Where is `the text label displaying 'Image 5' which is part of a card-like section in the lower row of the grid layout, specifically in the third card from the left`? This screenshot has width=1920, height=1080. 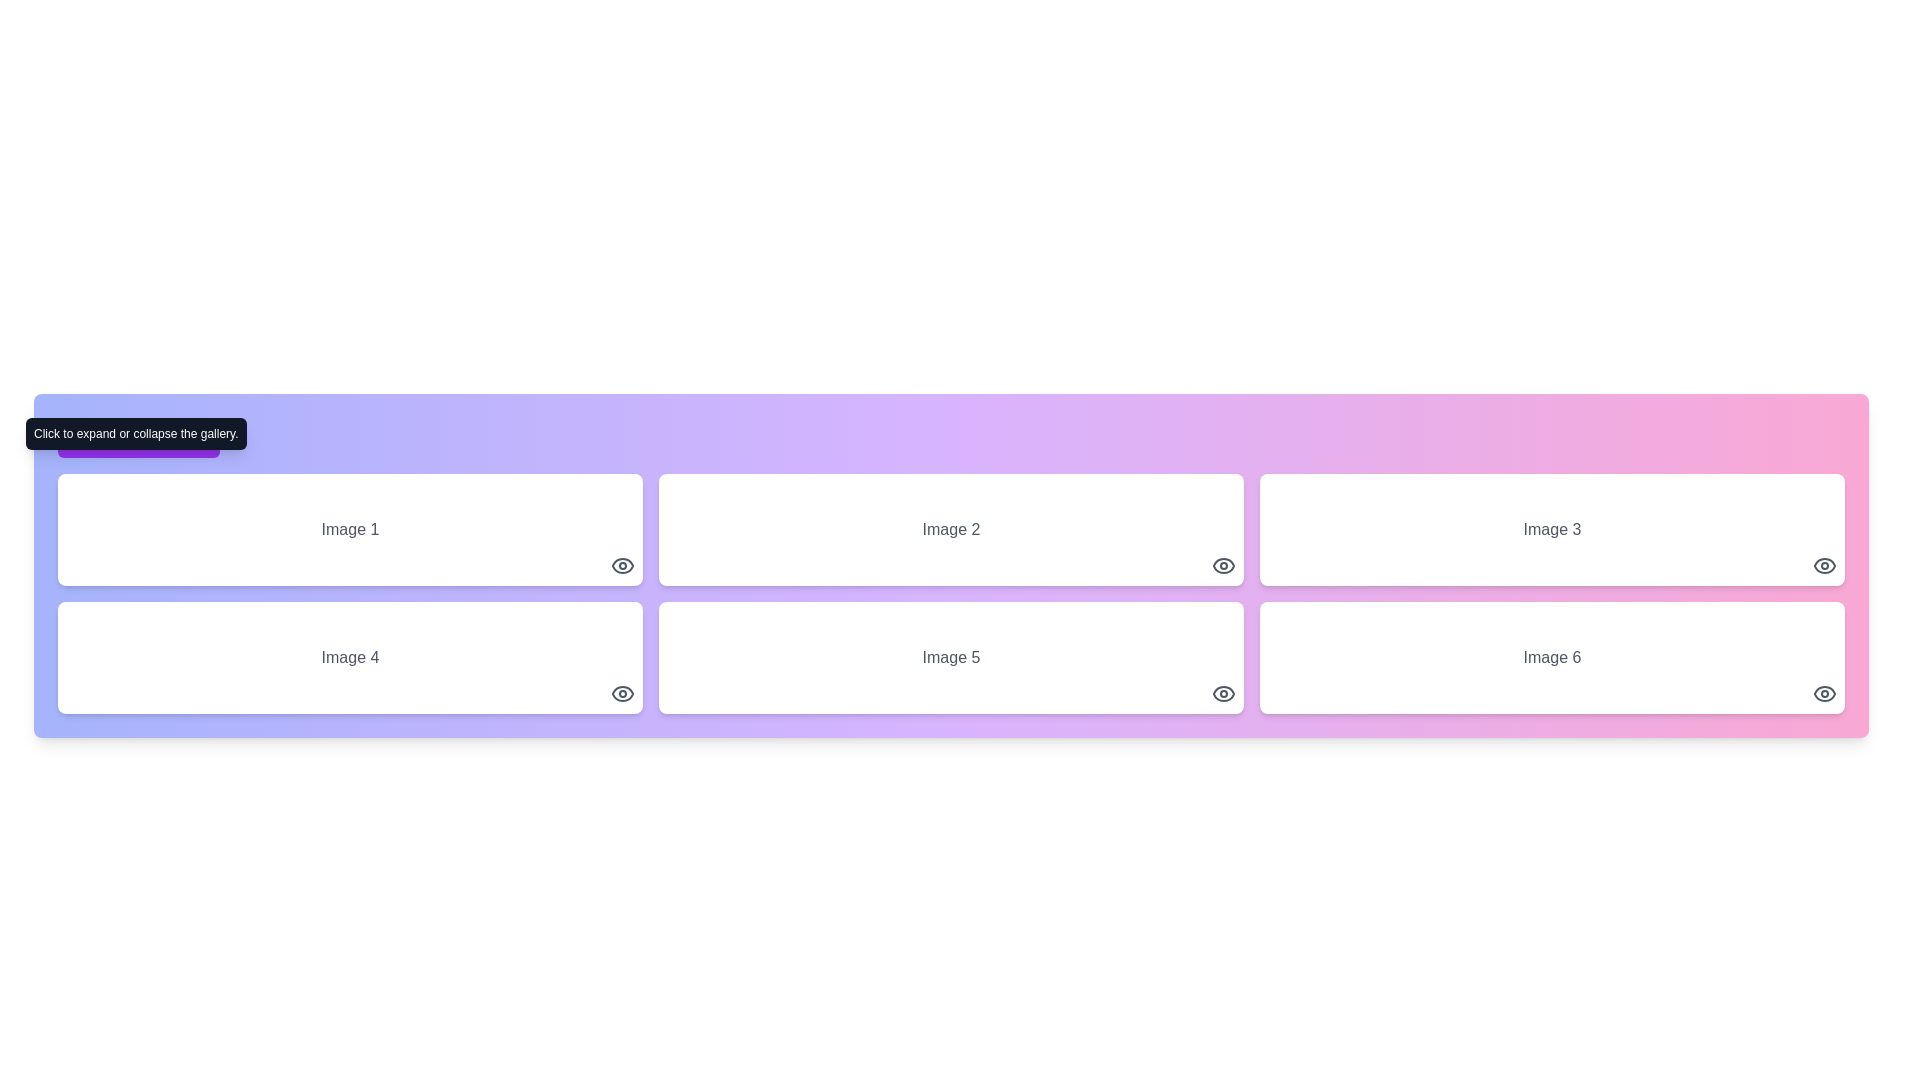 the text label displaying 'Image 5' which is part of a card-like section in the lower row of the grid layout, specifically in the third card from the left is located at coordinates (950, 658).